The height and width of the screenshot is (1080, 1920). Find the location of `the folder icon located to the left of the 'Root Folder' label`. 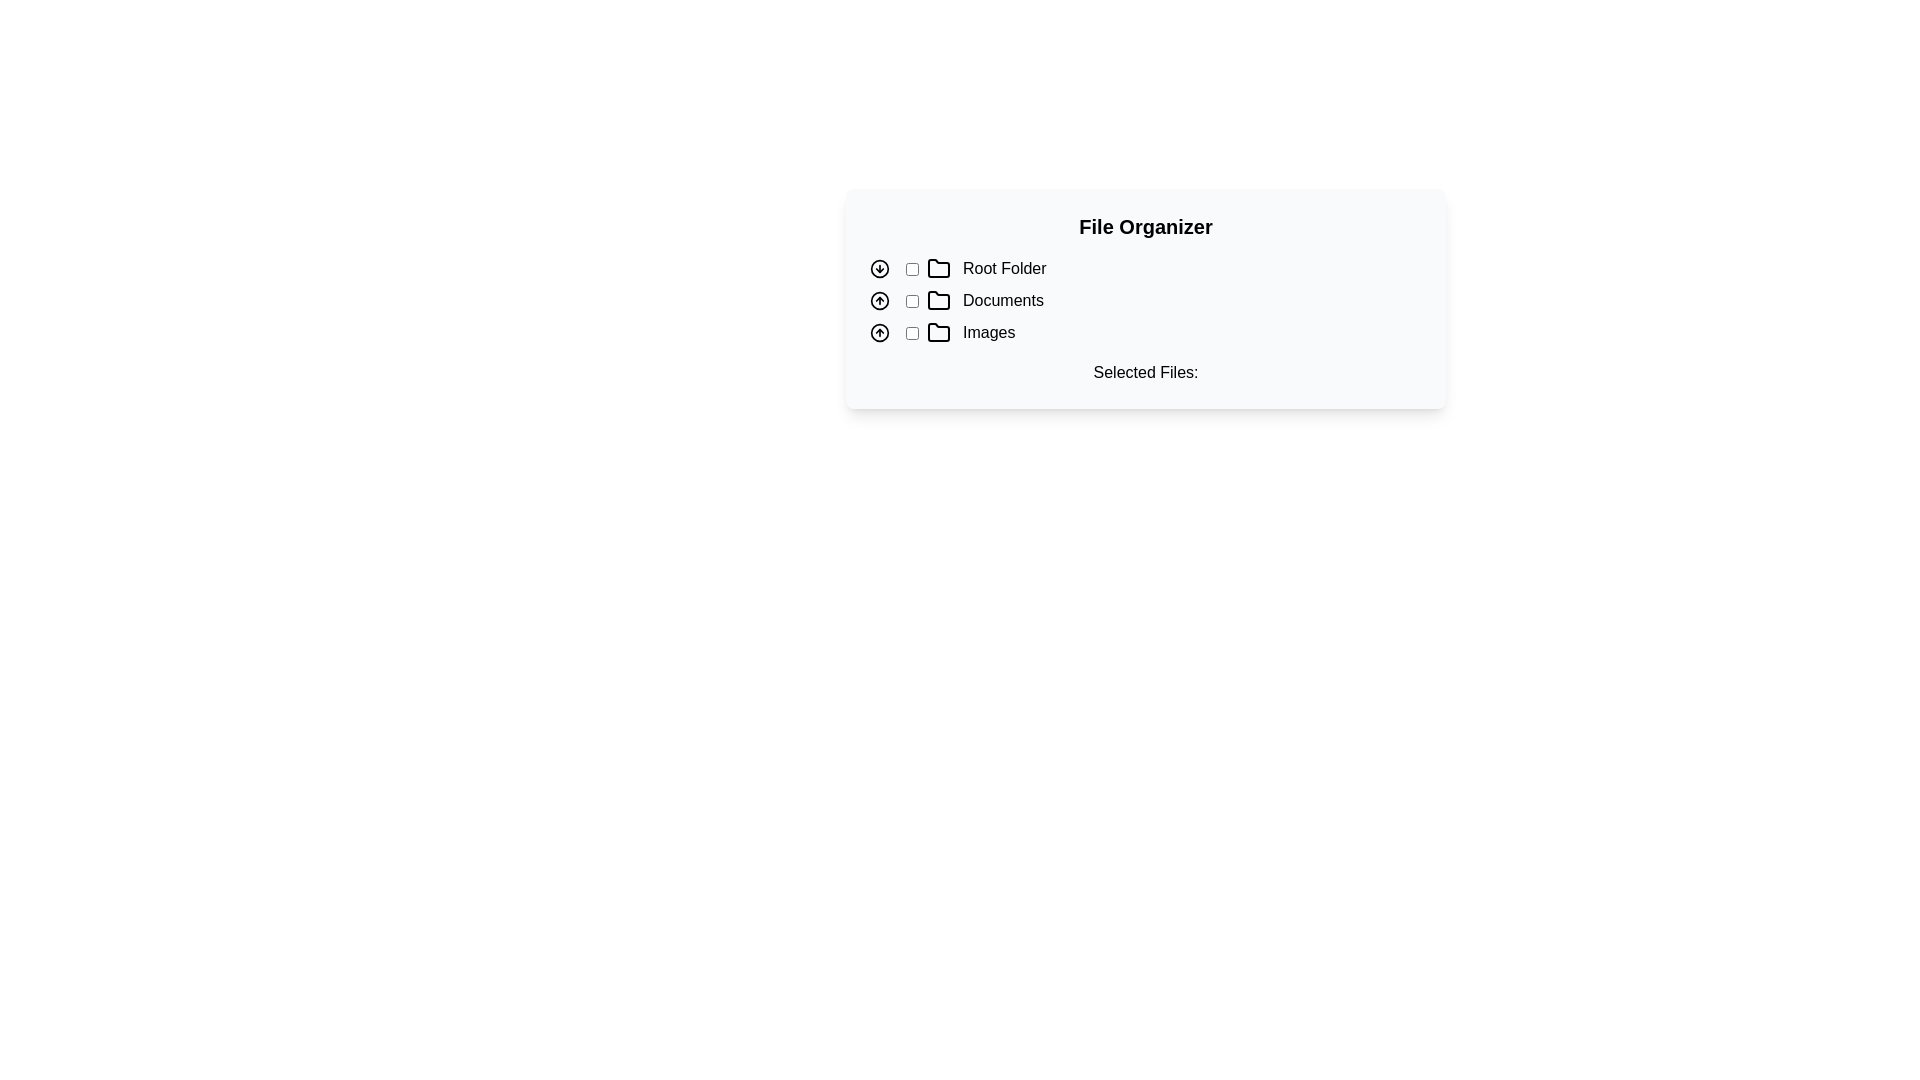

the folder icon located to the left of the 'Root Folder' label is located at coordinates (938, 266).